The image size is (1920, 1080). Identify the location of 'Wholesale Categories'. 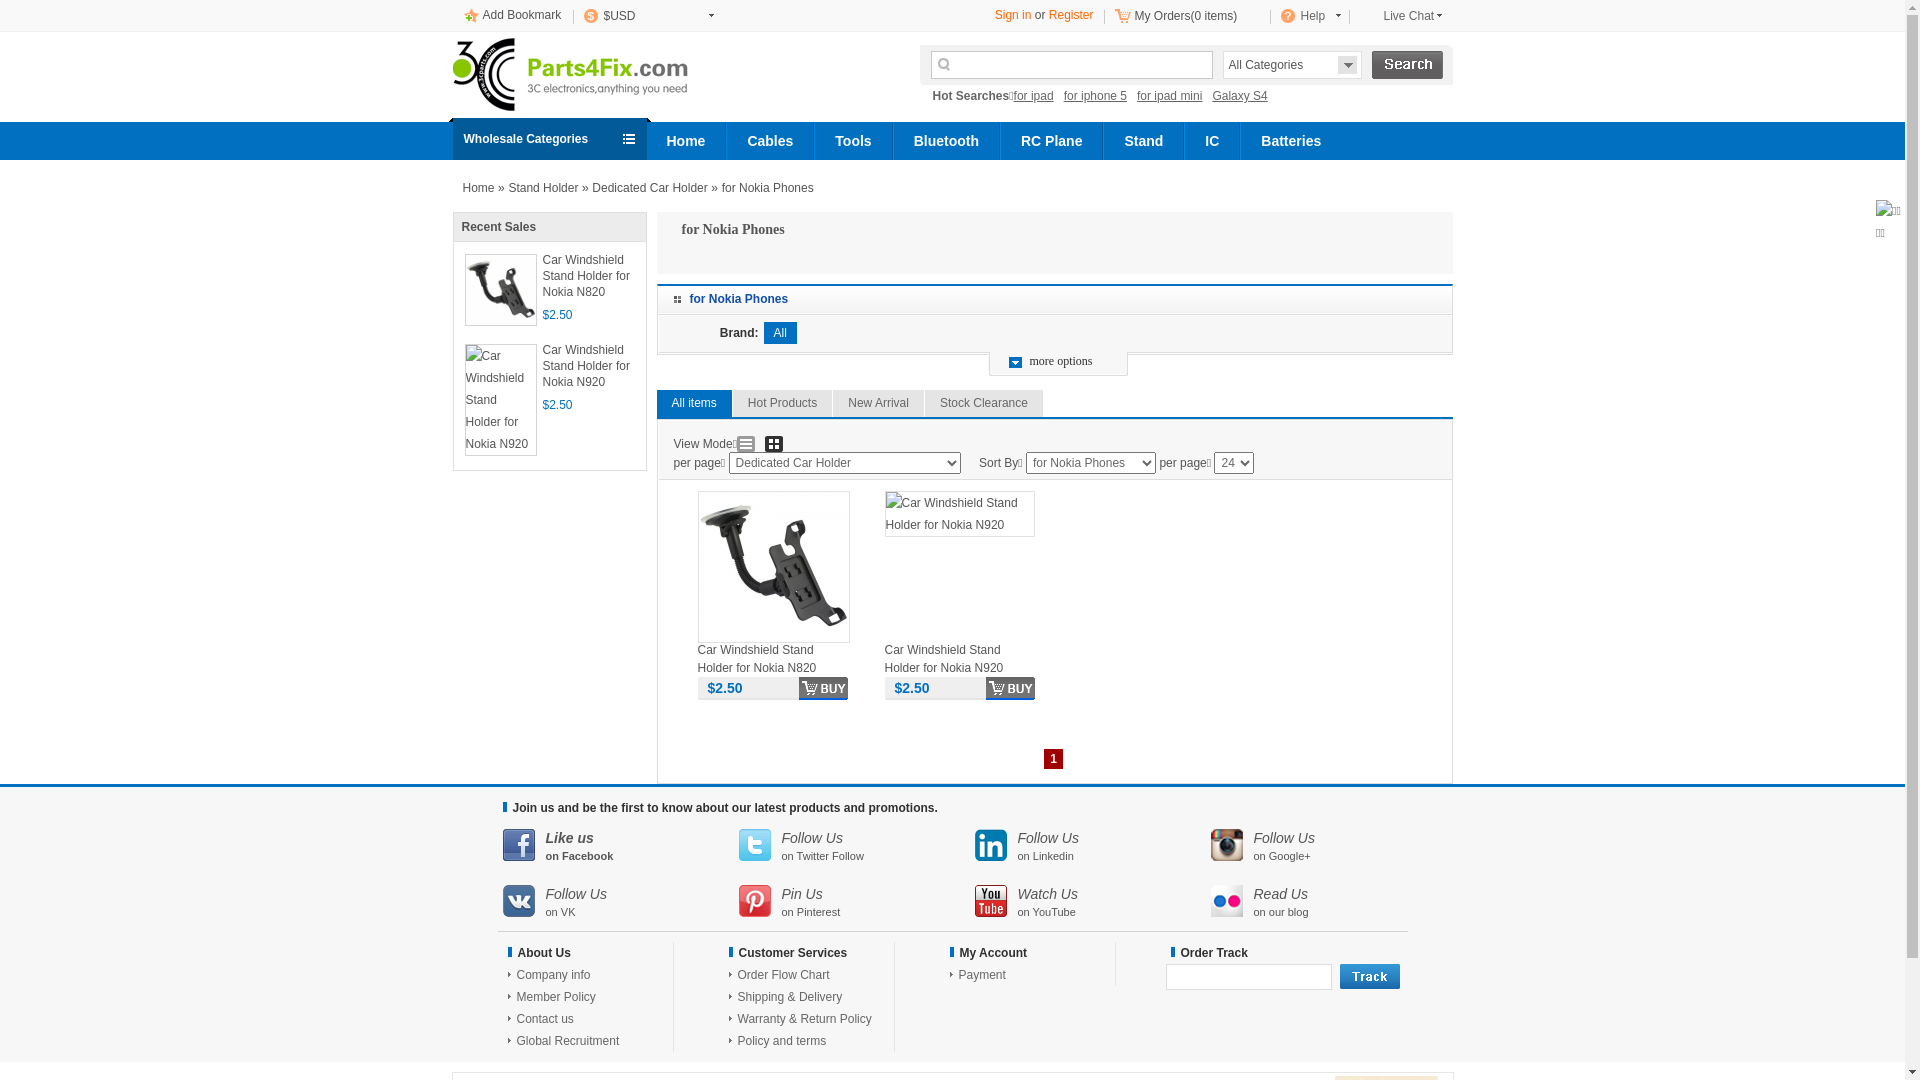
(548, 137).